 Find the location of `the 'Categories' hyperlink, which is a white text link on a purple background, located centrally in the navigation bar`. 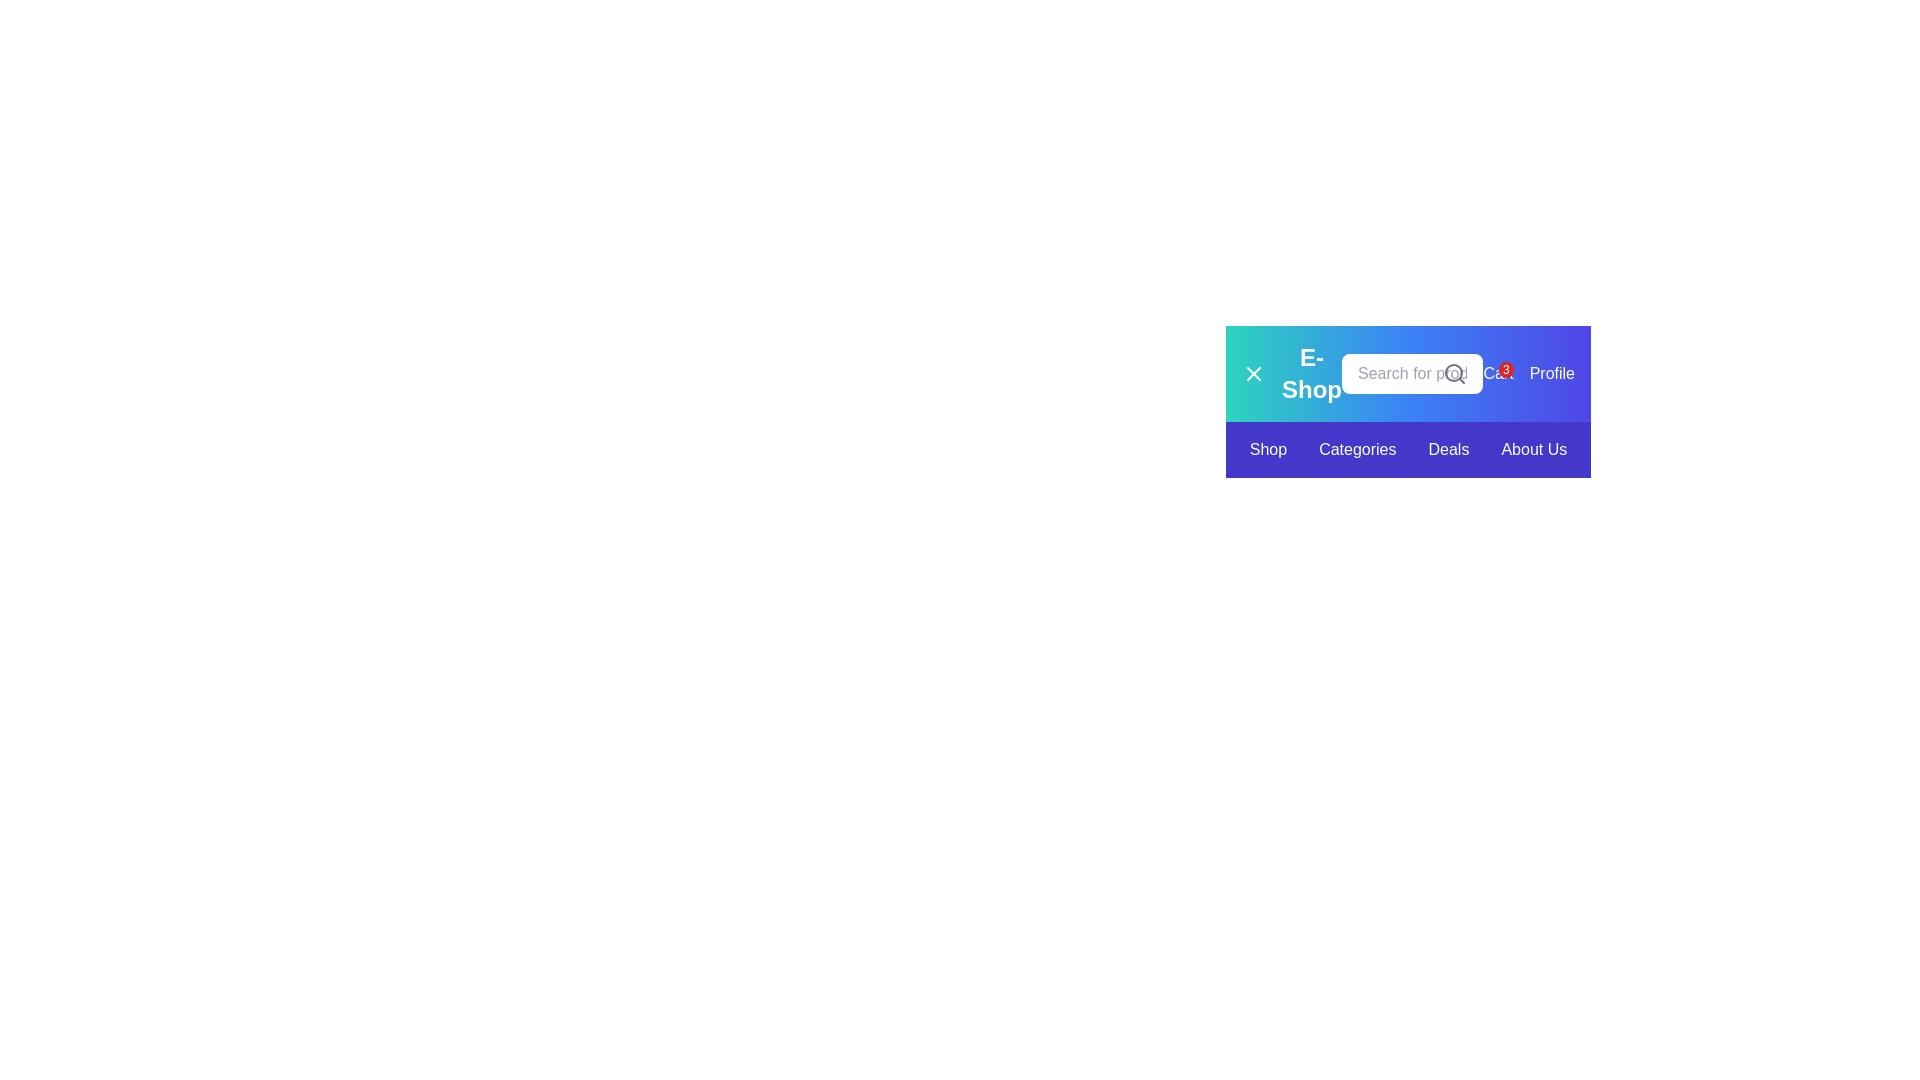

the 'Categories' hyperlink, which is a white text link on a purple background, located centrally in the navigation bar is located at coordinates (1357, 448).